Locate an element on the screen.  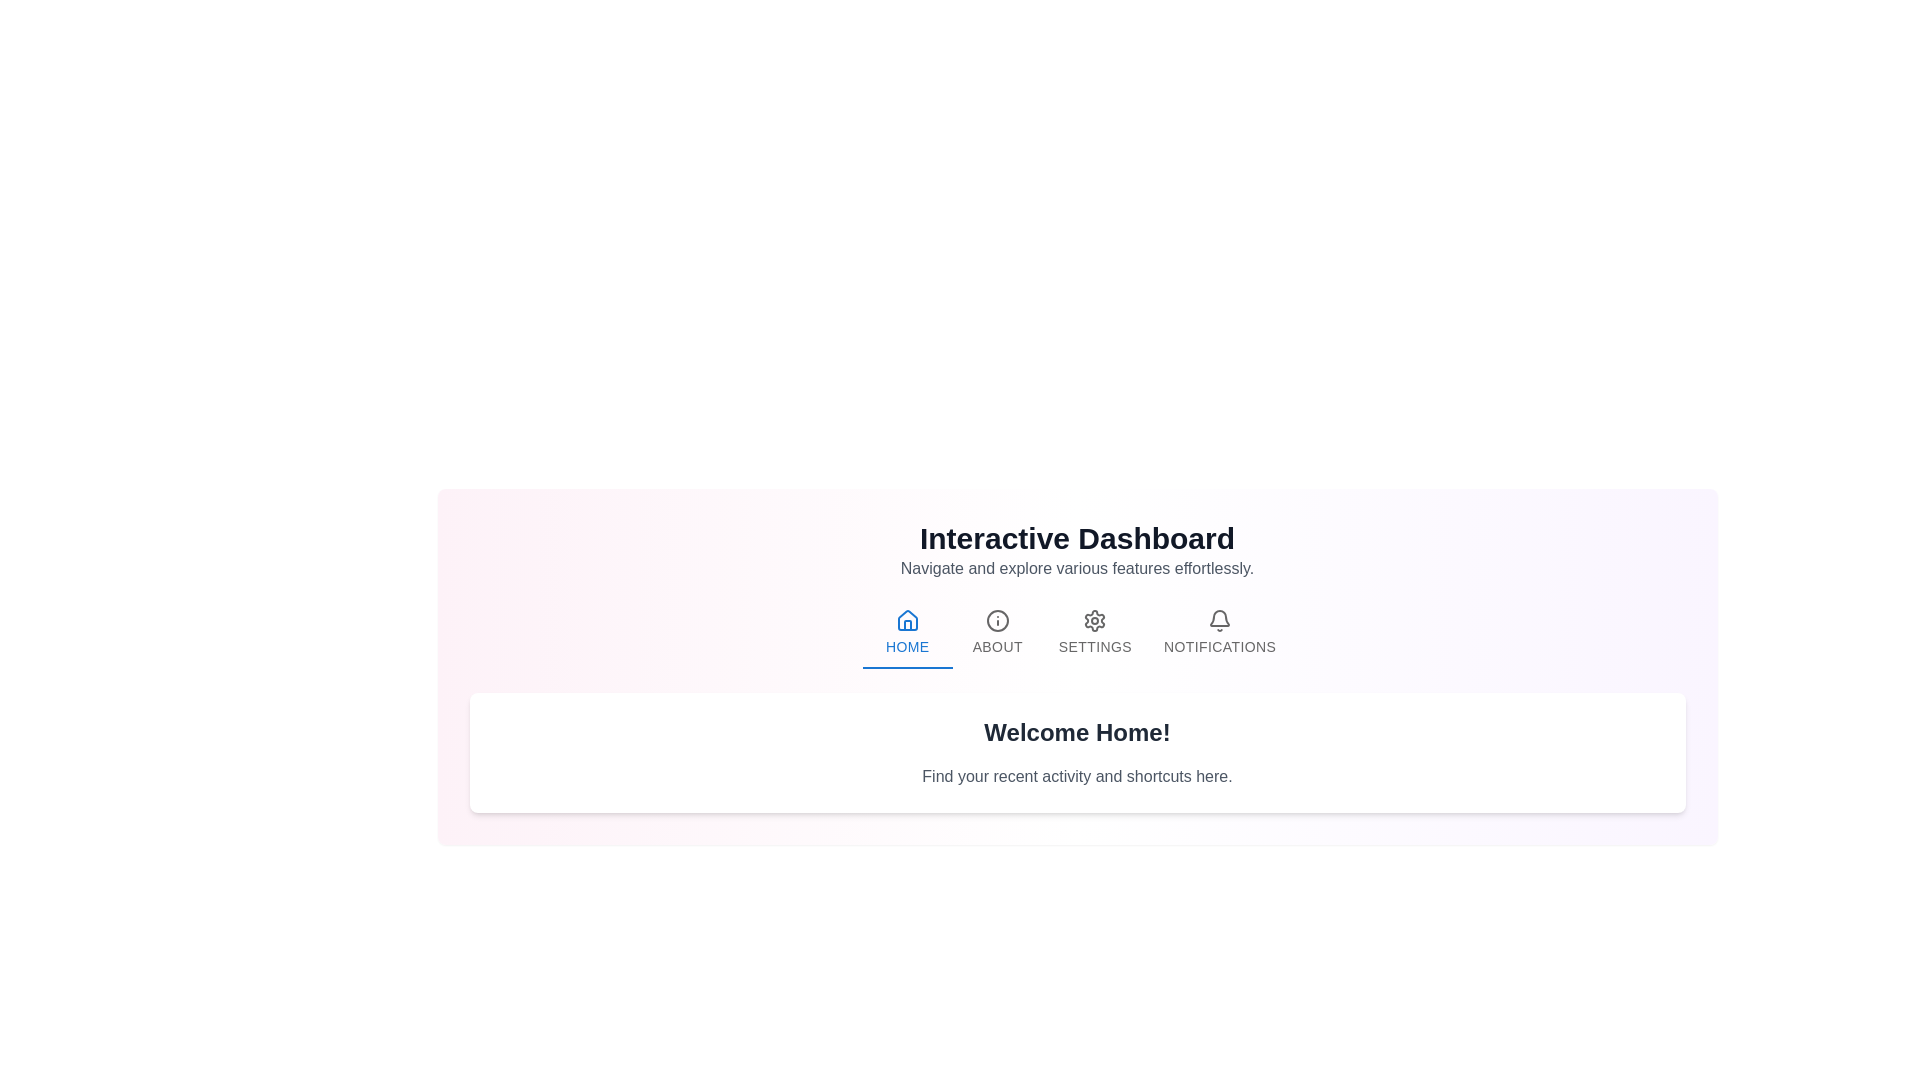
the 'About' navigation tab located in the horizontal navigation bar below the title 'Interactive Dashboard' is located at coordinates (997, 632).